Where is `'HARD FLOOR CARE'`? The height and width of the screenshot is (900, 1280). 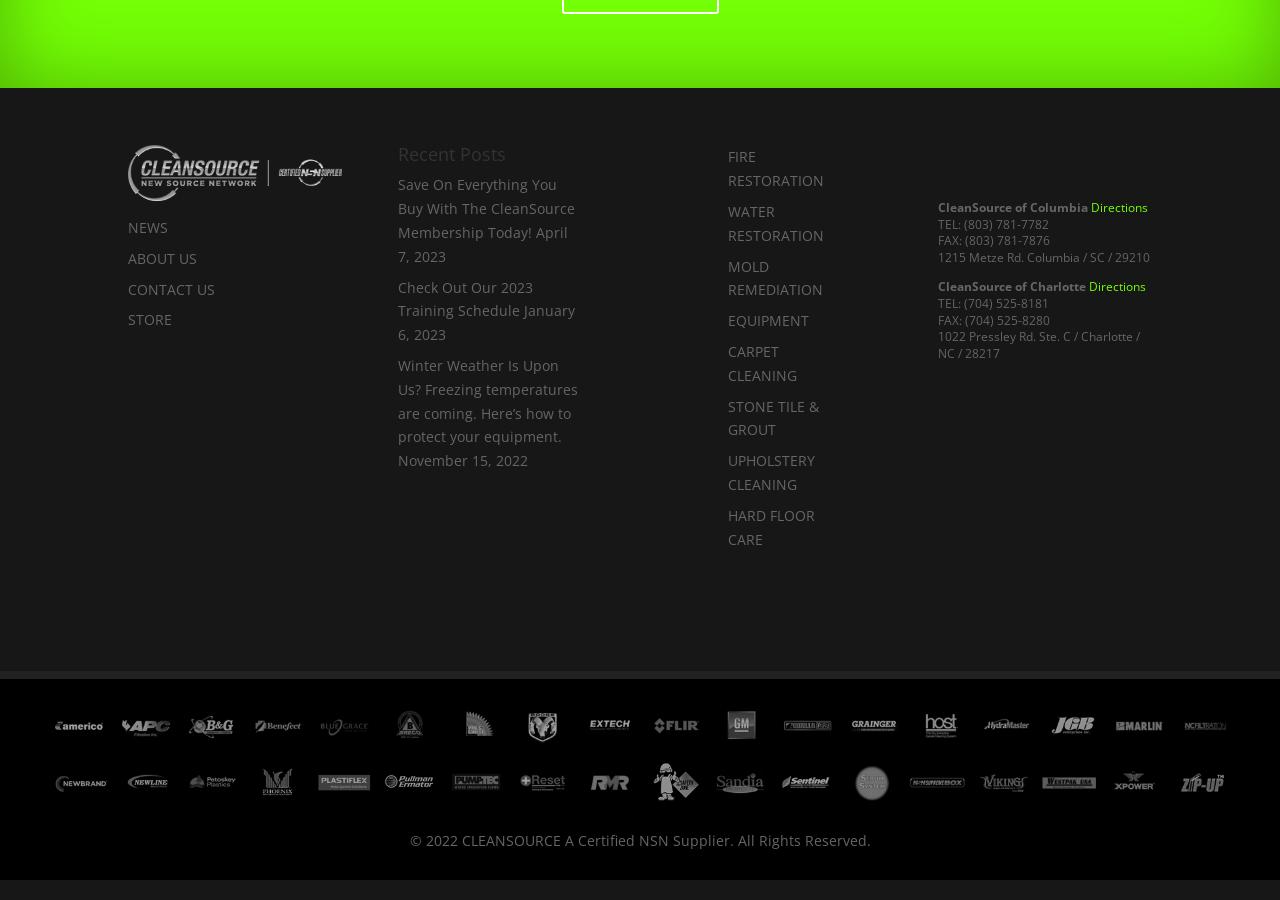 'HARD FLOOR CARE' is located at coordinates (726, 525).